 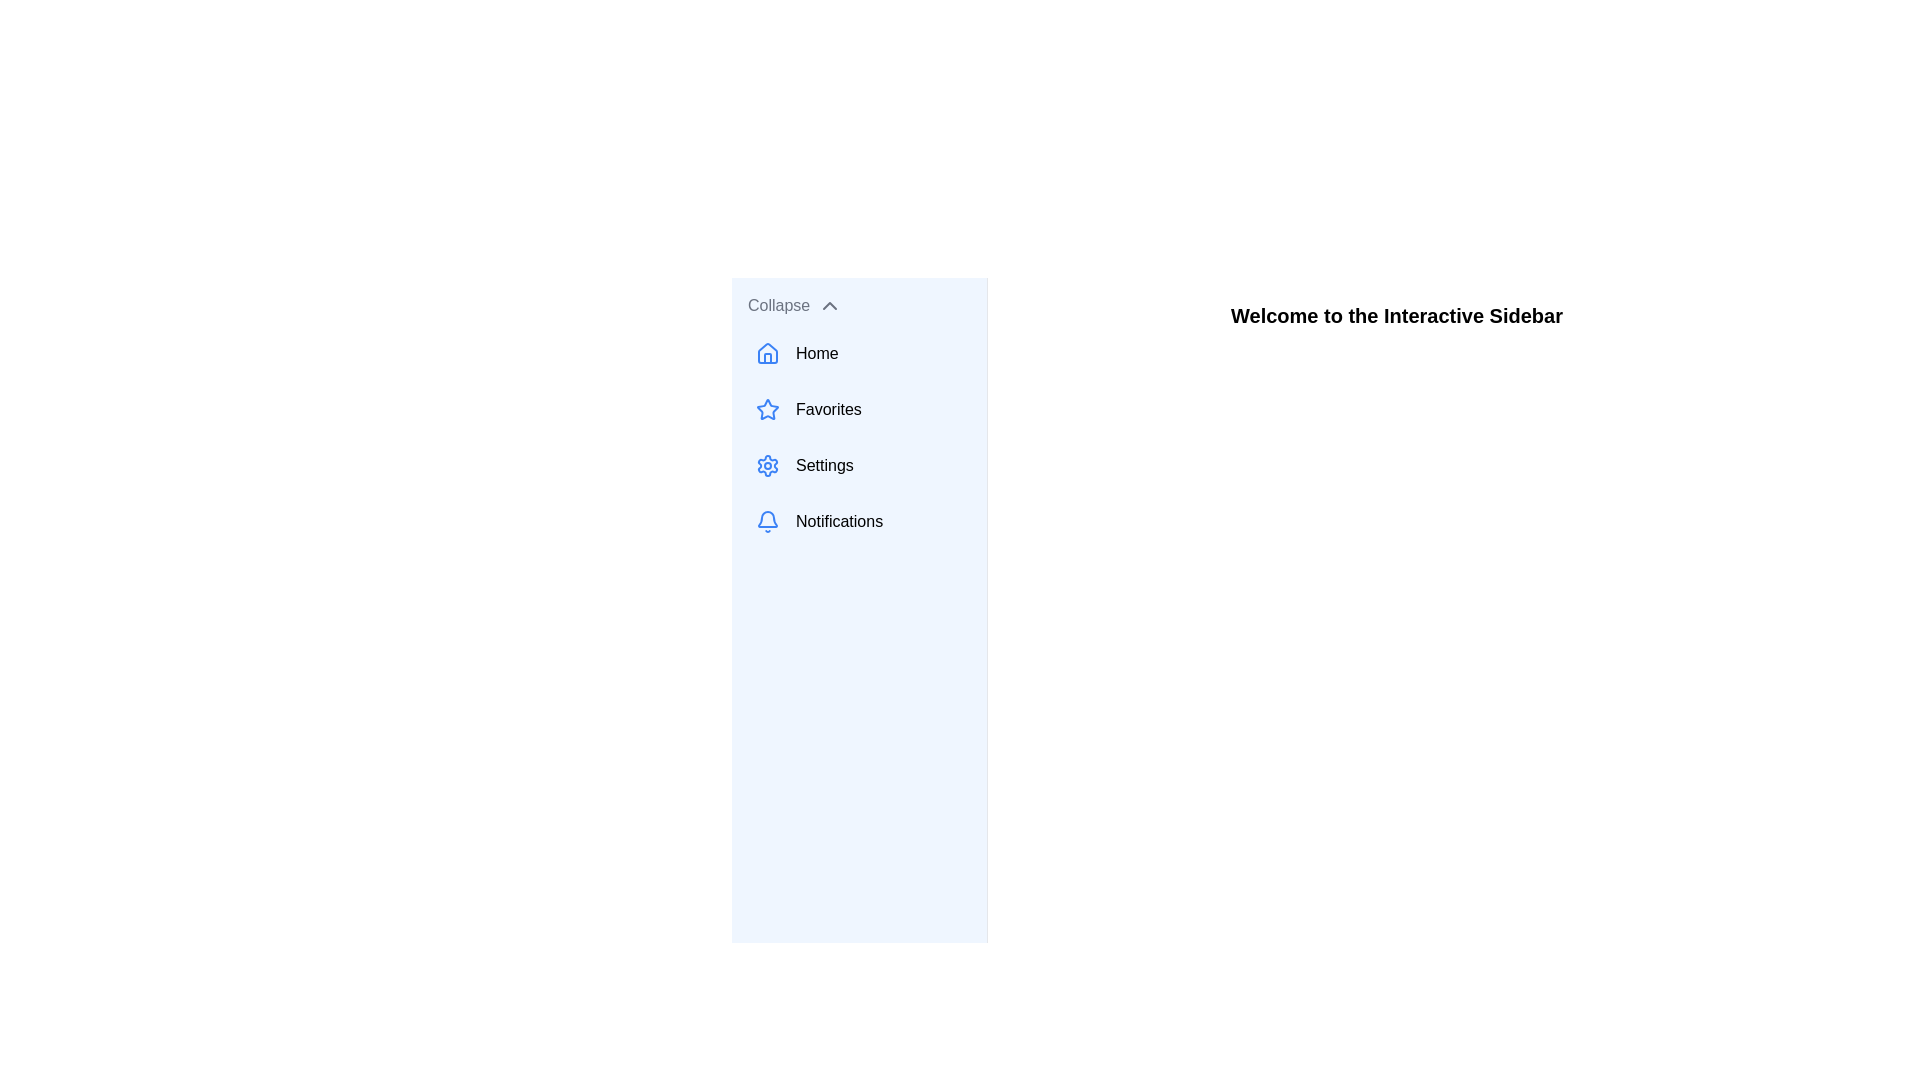 What do you see at coordinates (767, 408) in the screenshot?
I see `the 'Favorites' icon located to the left of the 'Favorites' text in the sidebar menu` at bounding box center [767, 408].